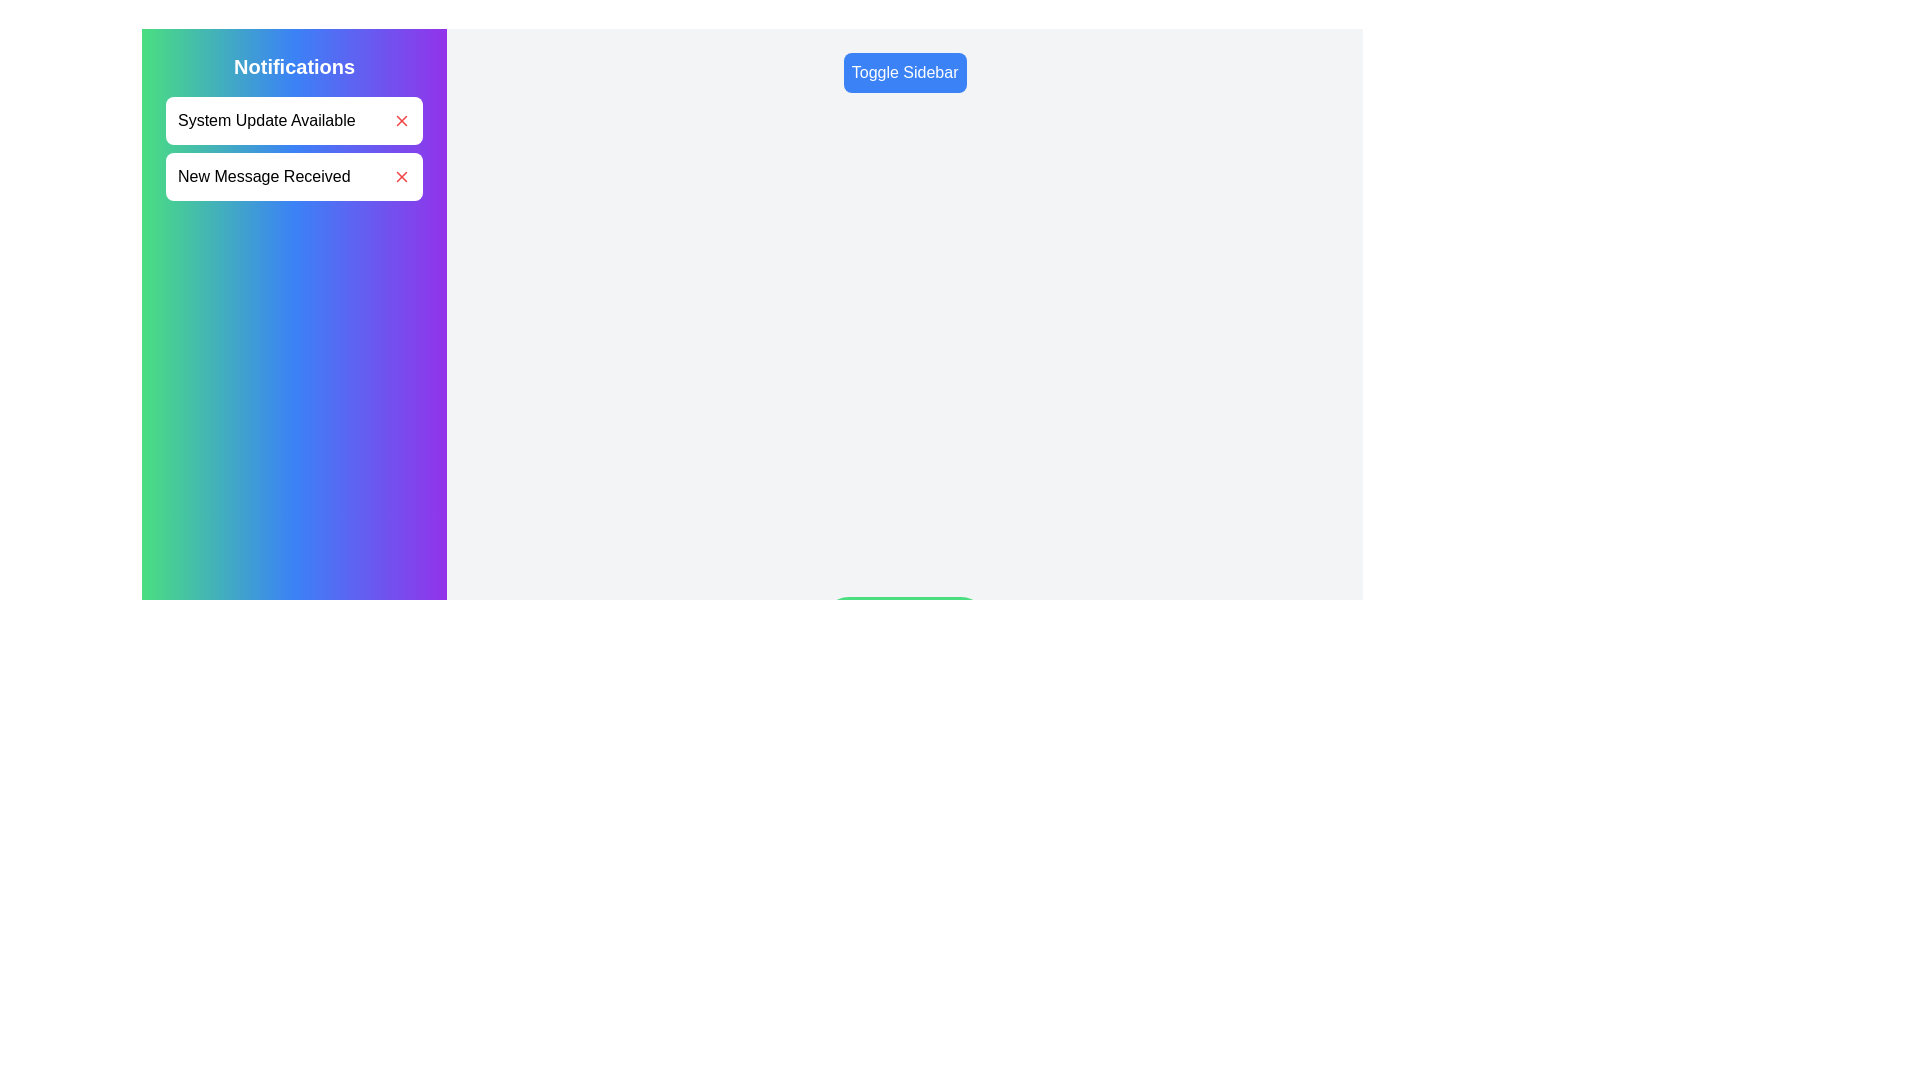  I want to click on the label displaying 'New Message Received', which is styled in black text against a light background and is the second item in the sidebar list, so click(263, 176).